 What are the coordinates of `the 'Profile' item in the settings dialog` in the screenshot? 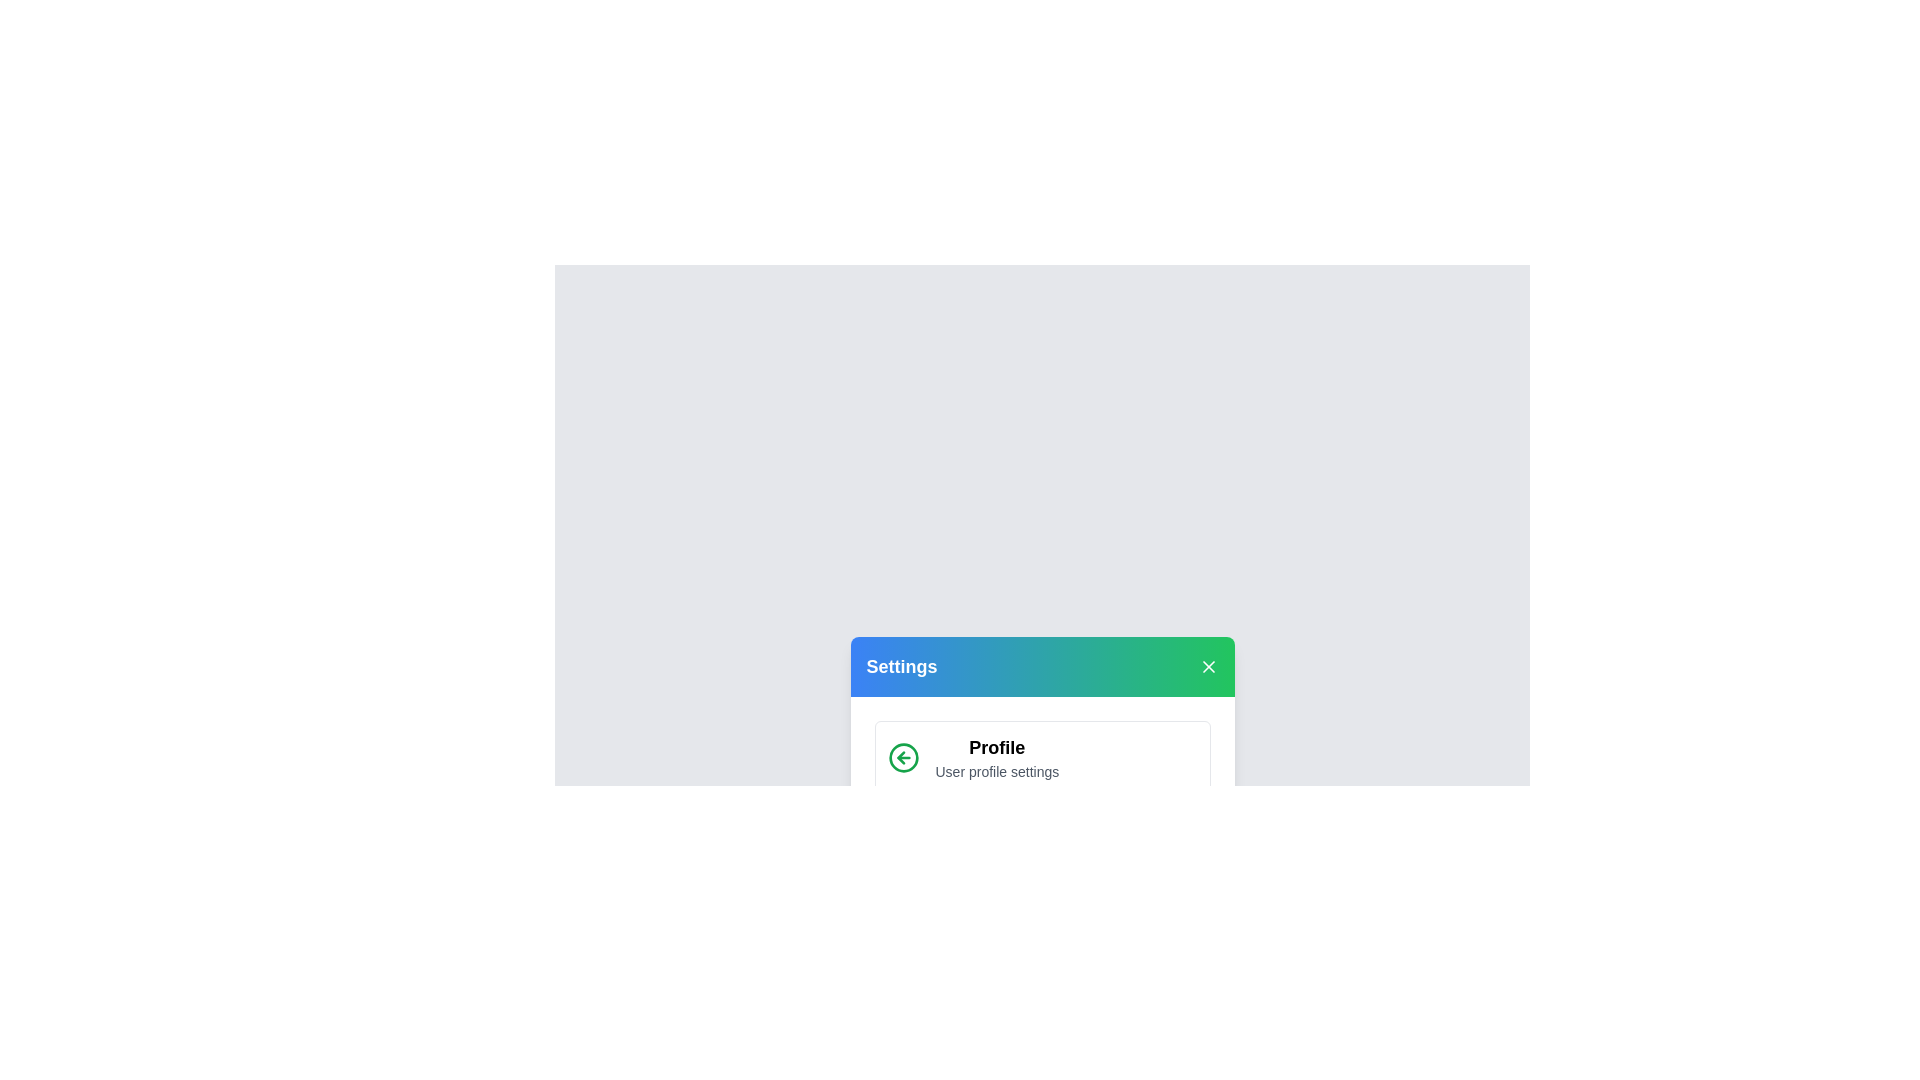 It's located at (997, 748).